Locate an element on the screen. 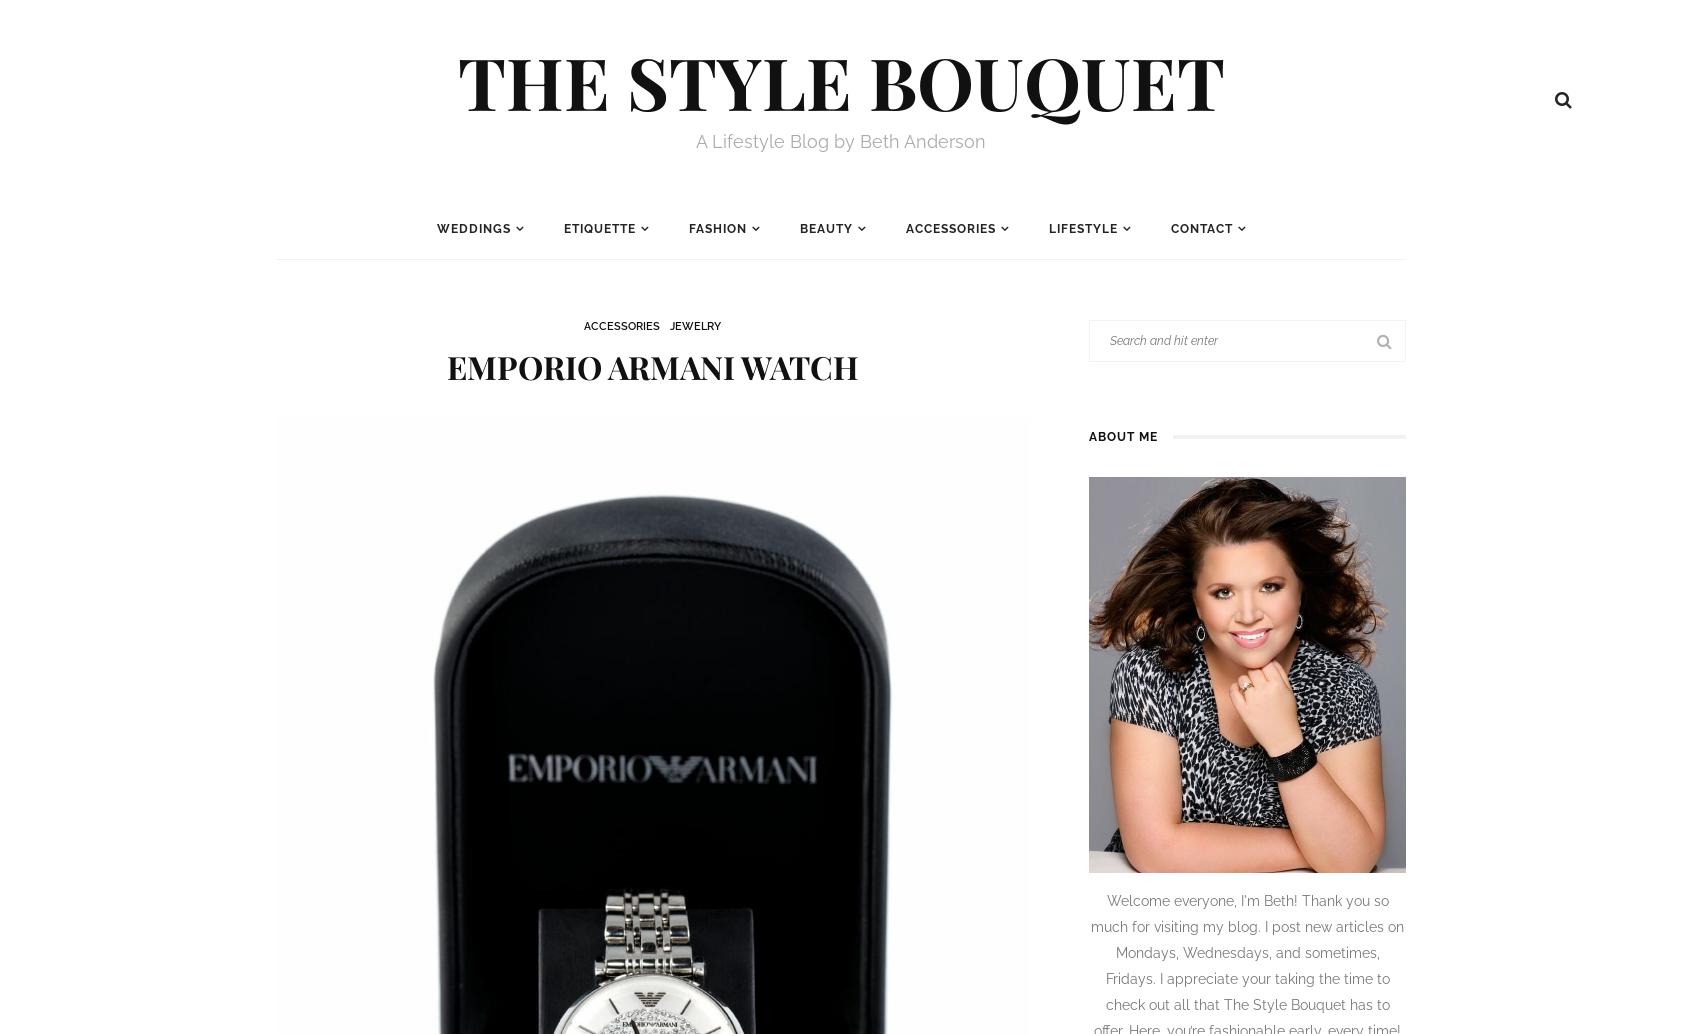  'Skincare' is located at coordinates (837, 294).